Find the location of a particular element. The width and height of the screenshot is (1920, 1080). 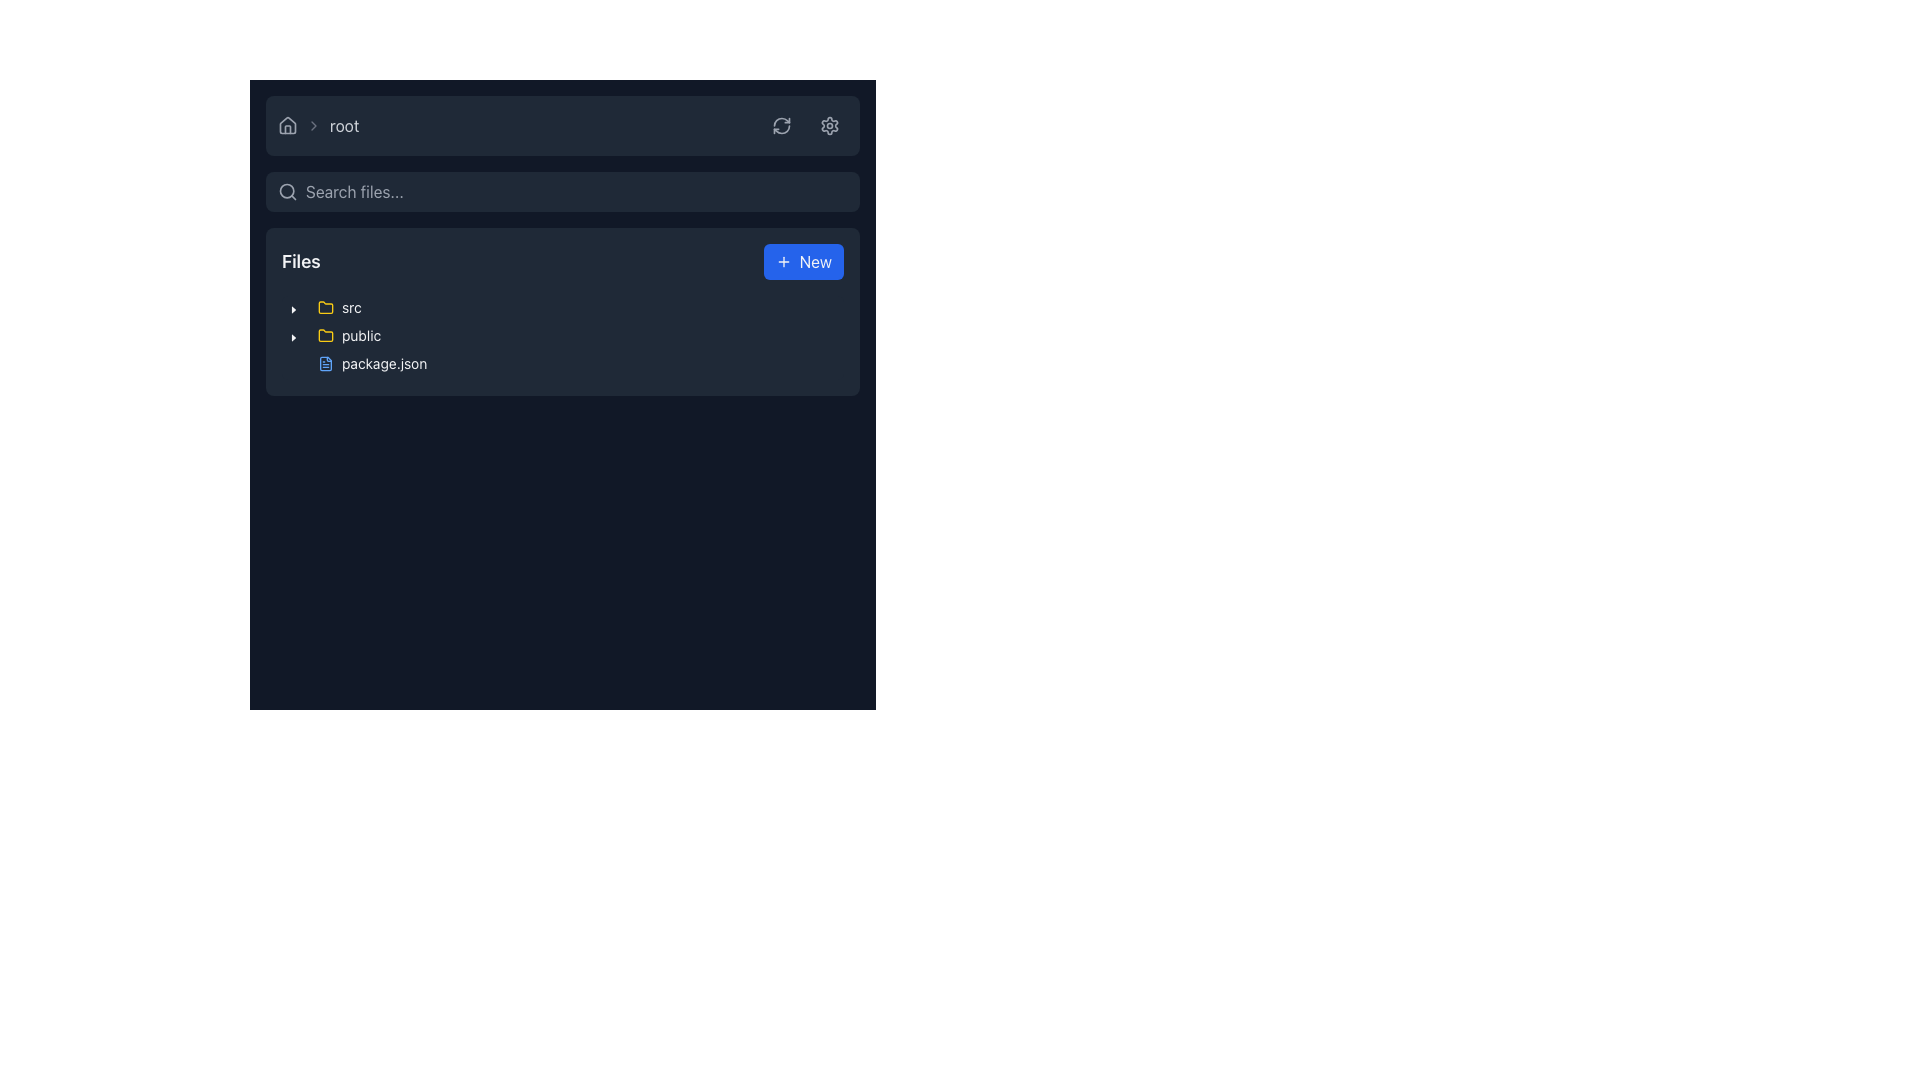

the 'src' folder entry icon, which is a yellow folder with the label 'src' in the file tree structure is located at coordinates (339, 308).